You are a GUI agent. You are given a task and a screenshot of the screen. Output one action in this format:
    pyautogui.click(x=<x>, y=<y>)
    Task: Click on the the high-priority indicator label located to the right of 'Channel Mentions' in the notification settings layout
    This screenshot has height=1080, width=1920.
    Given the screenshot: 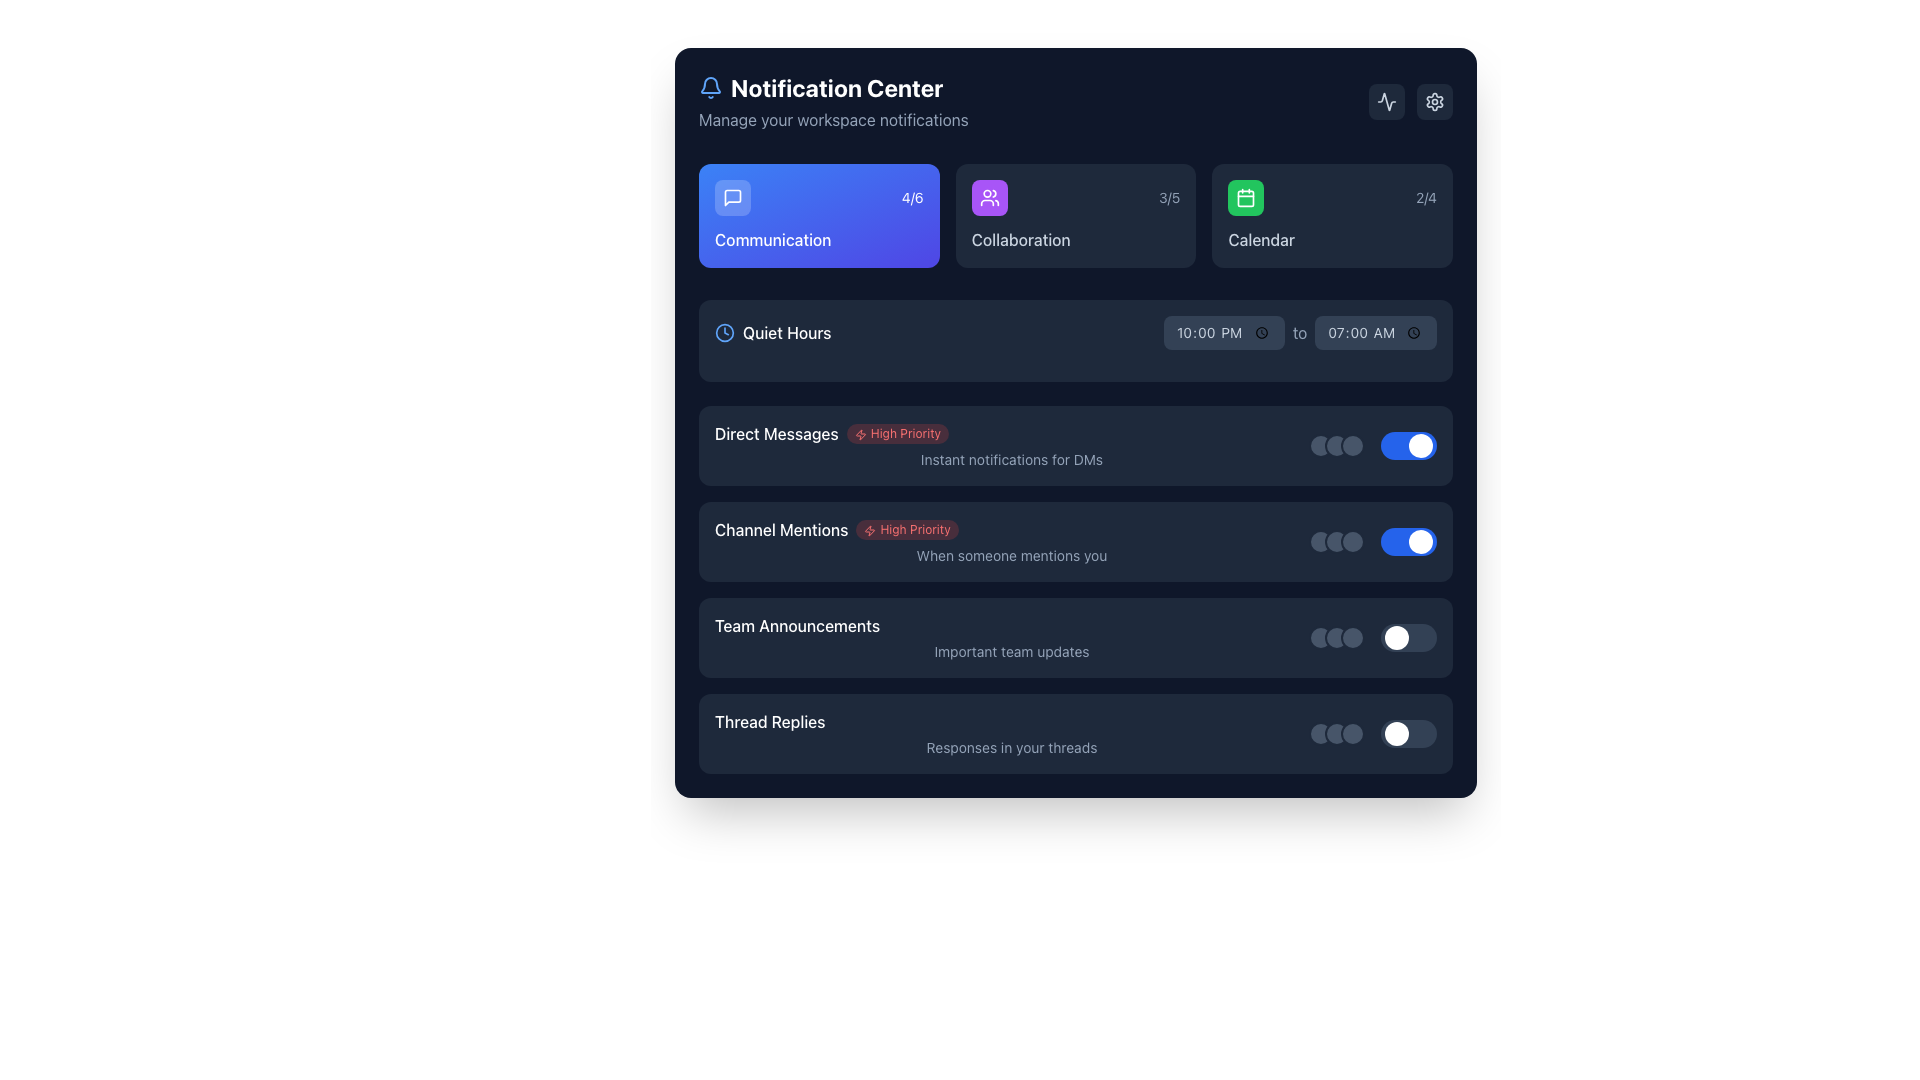 What is the action you would take?
    pyautogui.click(x=906, y=528)
    